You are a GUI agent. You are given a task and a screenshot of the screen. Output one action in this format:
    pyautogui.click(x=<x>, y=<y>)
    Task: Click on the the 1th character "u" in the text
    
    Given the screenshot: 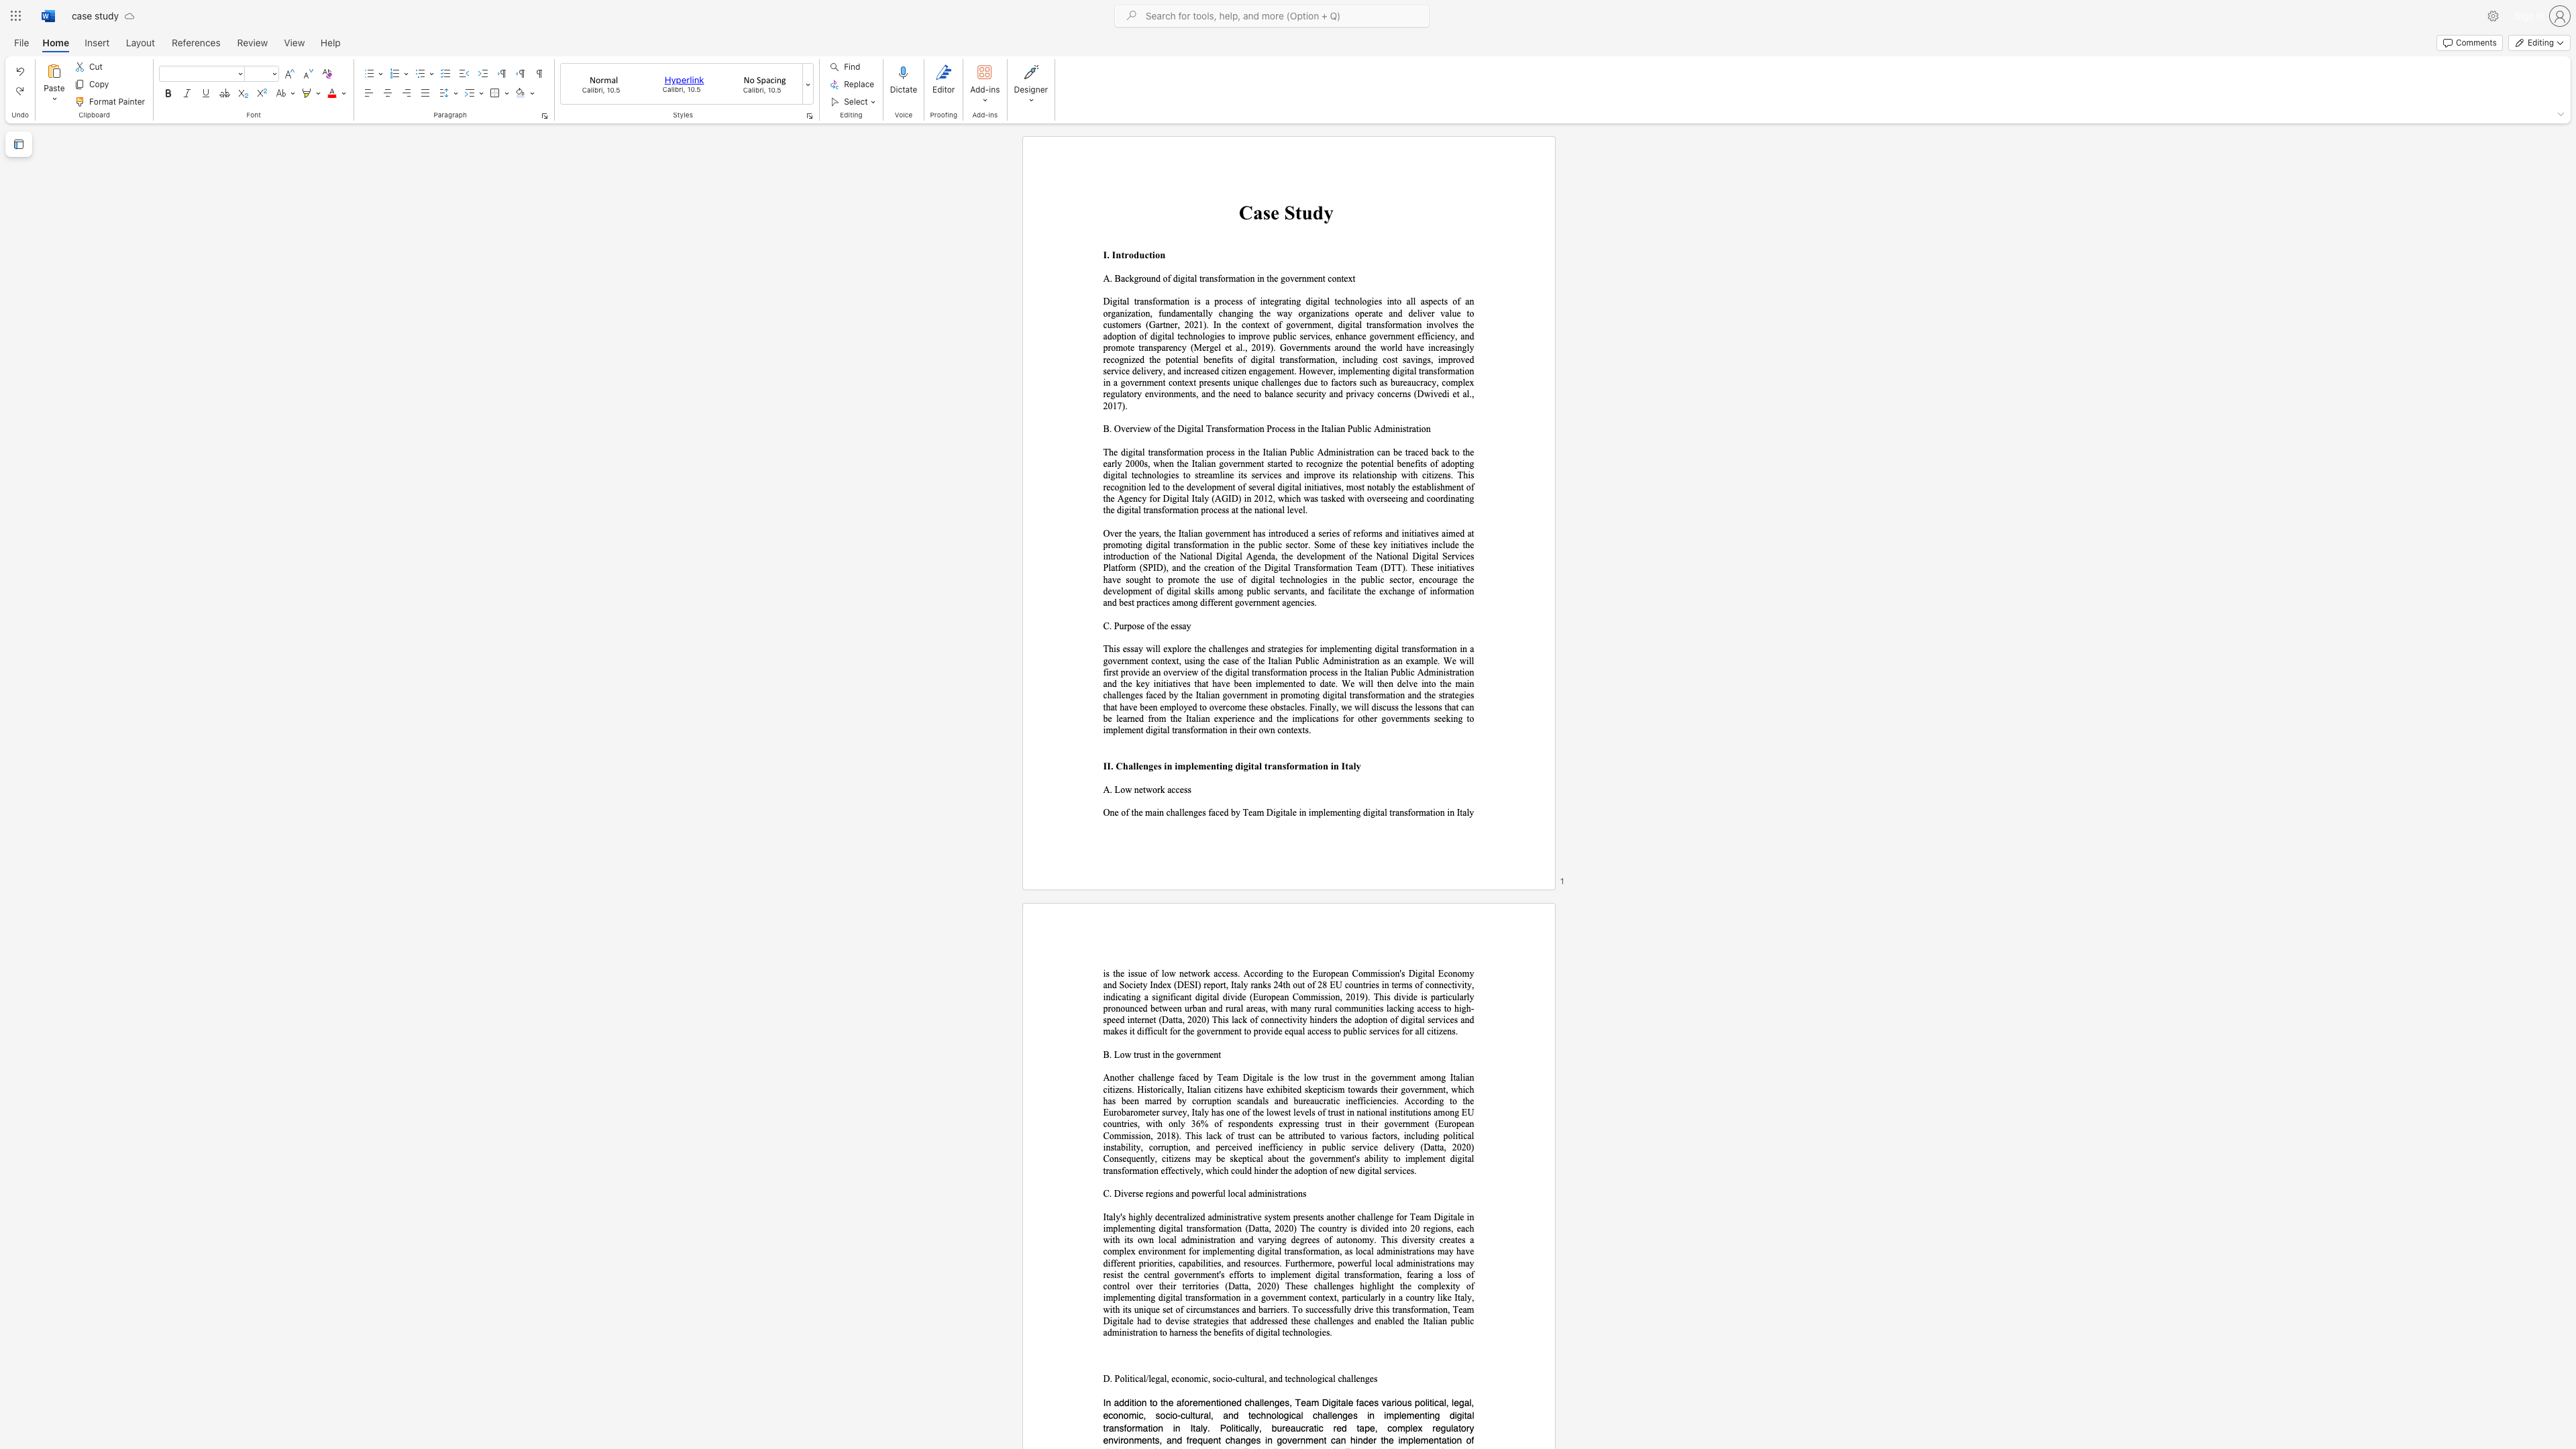 What is the action you would take?
    pyautogui.click(x=1307, y=213)
    